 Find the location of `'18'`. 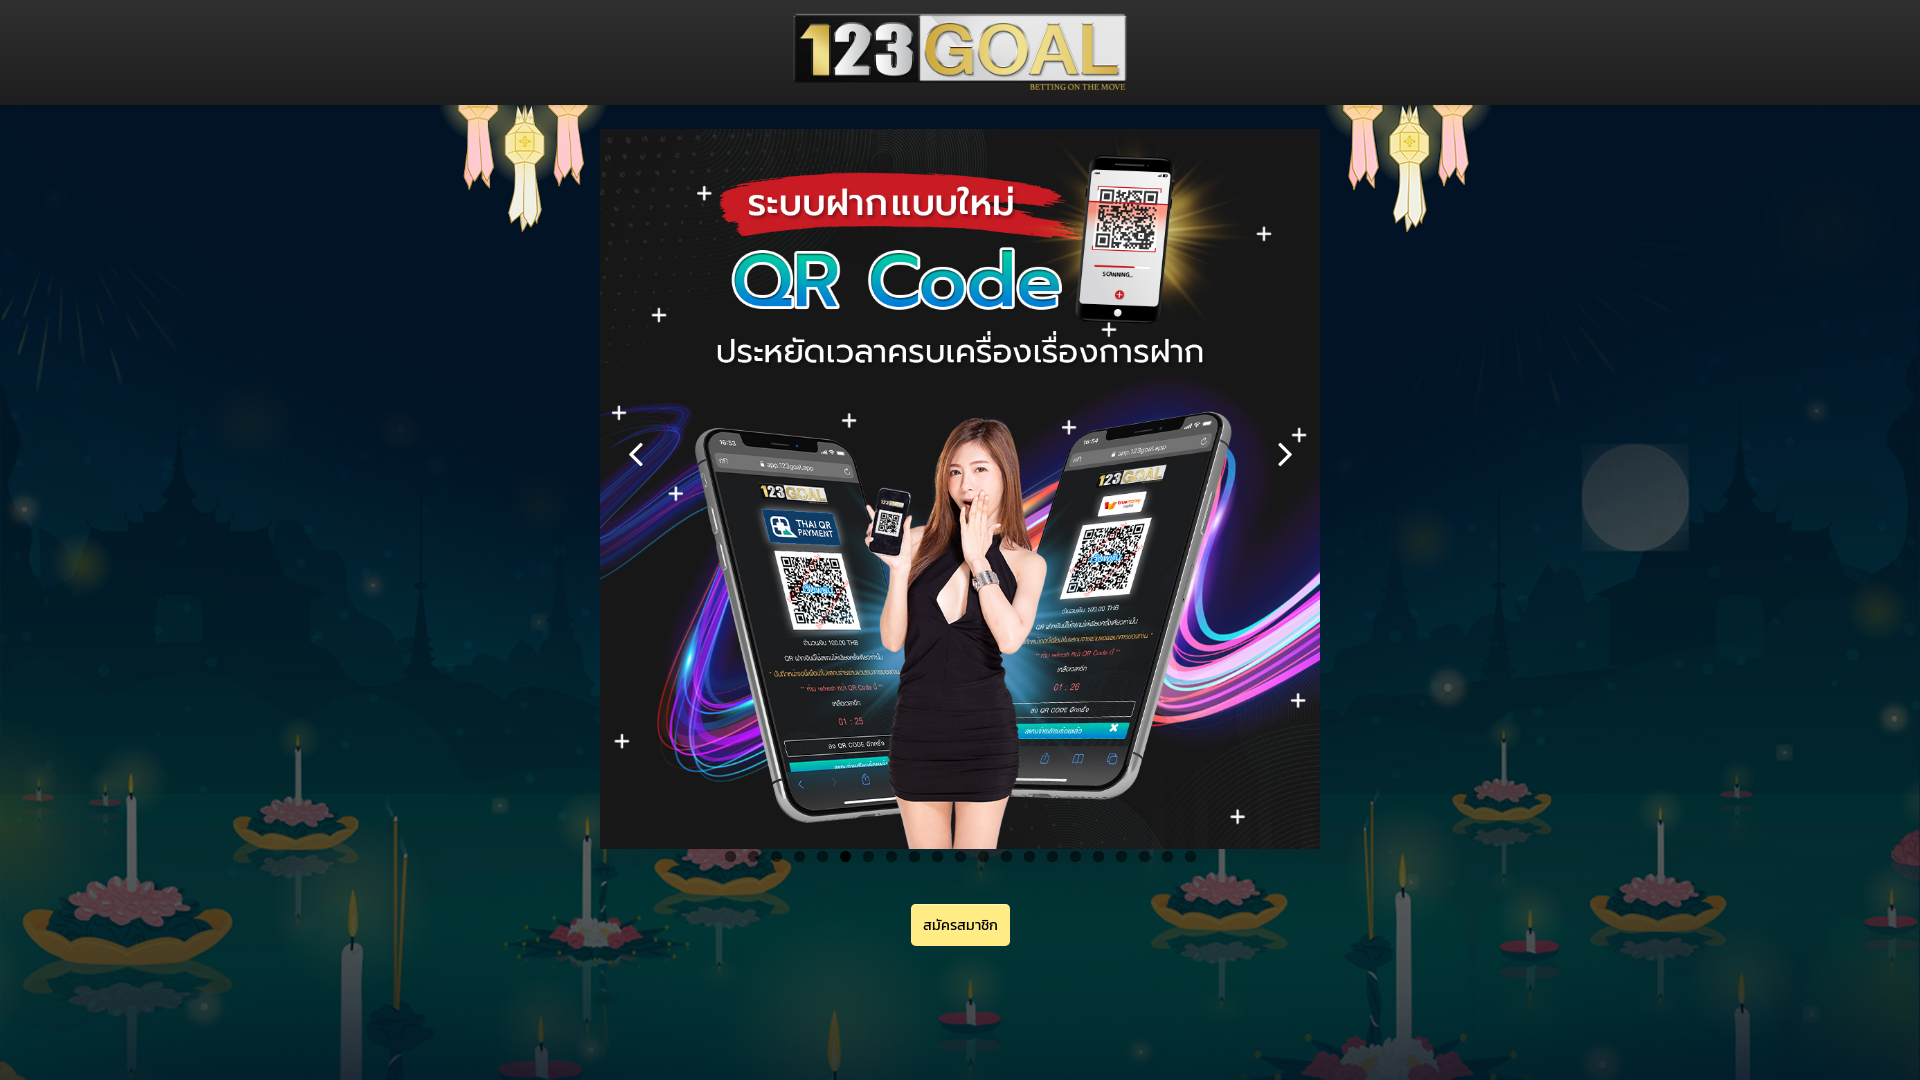

'18' is located at coordinates (1121, 855).